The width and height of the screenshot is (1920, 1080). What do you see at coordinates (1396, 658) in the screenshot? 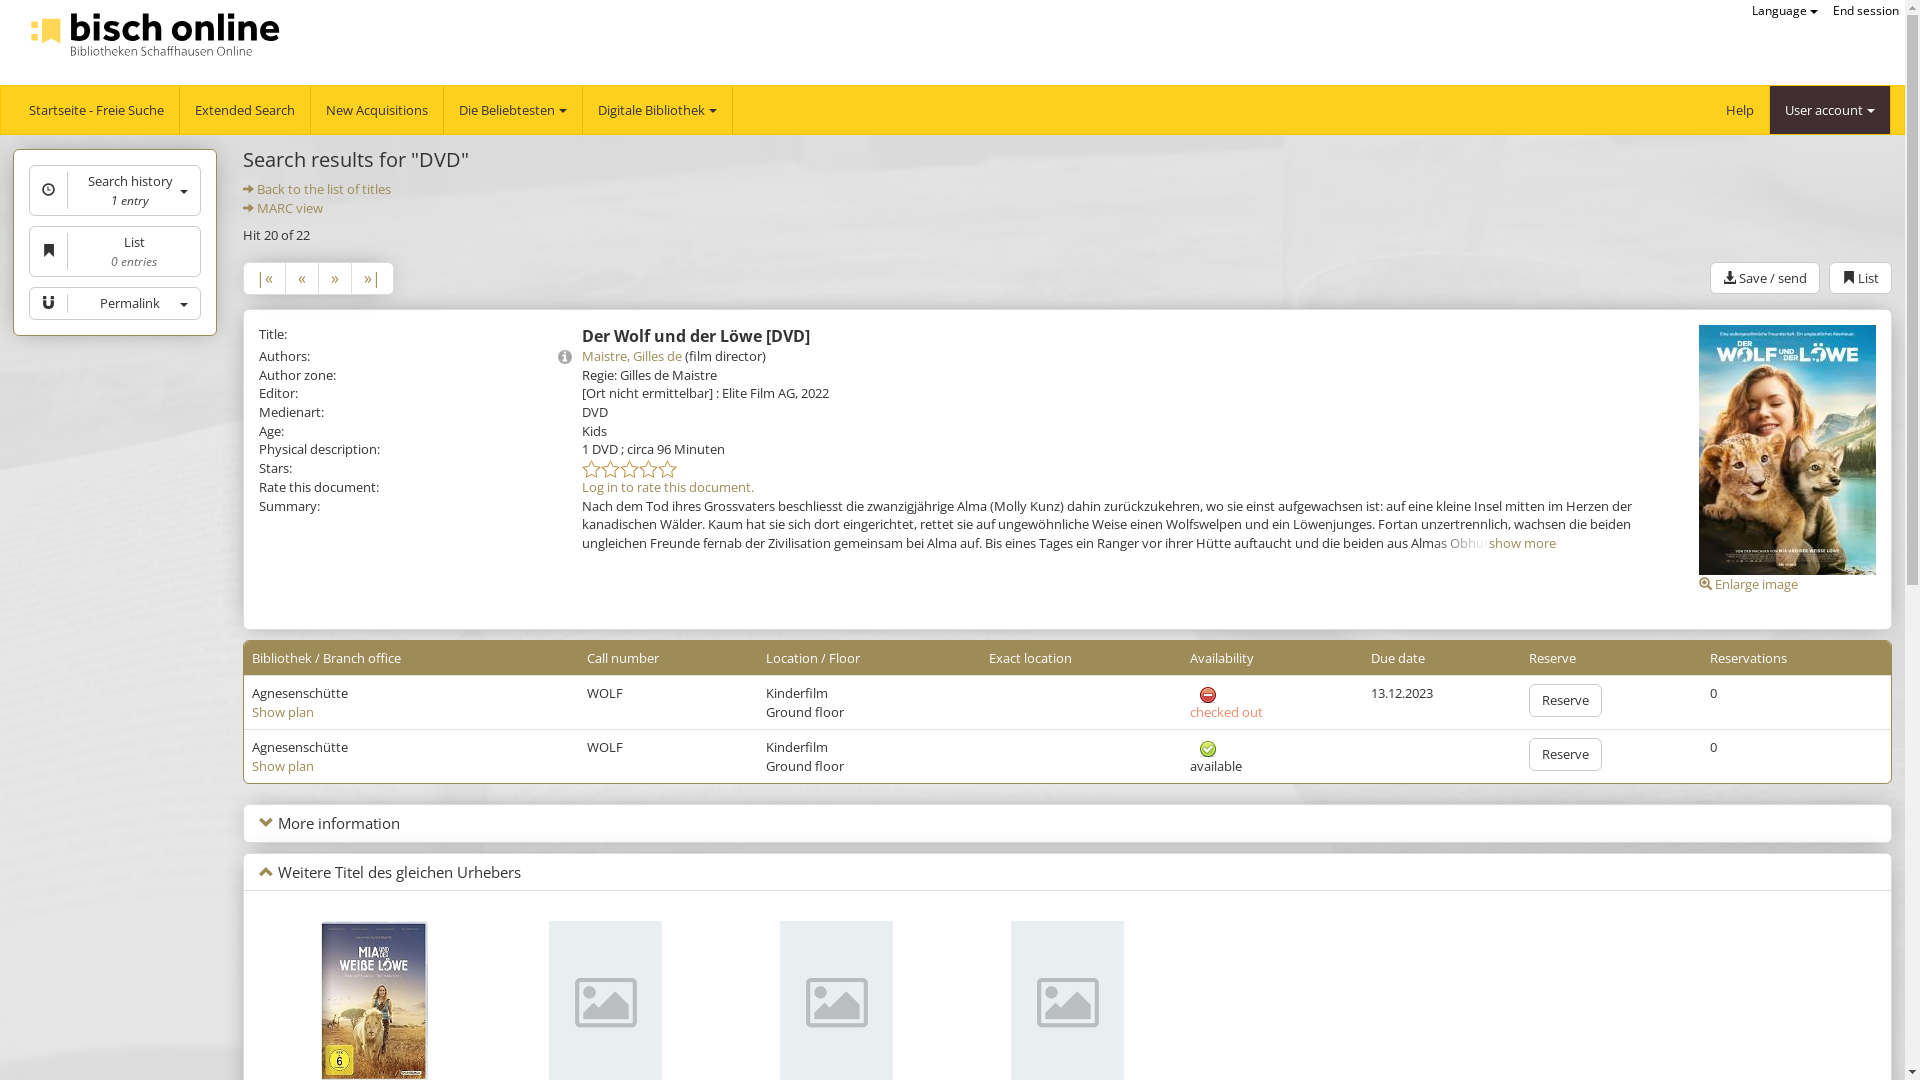
I see `'Due date'` at bounding box center [1396, 658].